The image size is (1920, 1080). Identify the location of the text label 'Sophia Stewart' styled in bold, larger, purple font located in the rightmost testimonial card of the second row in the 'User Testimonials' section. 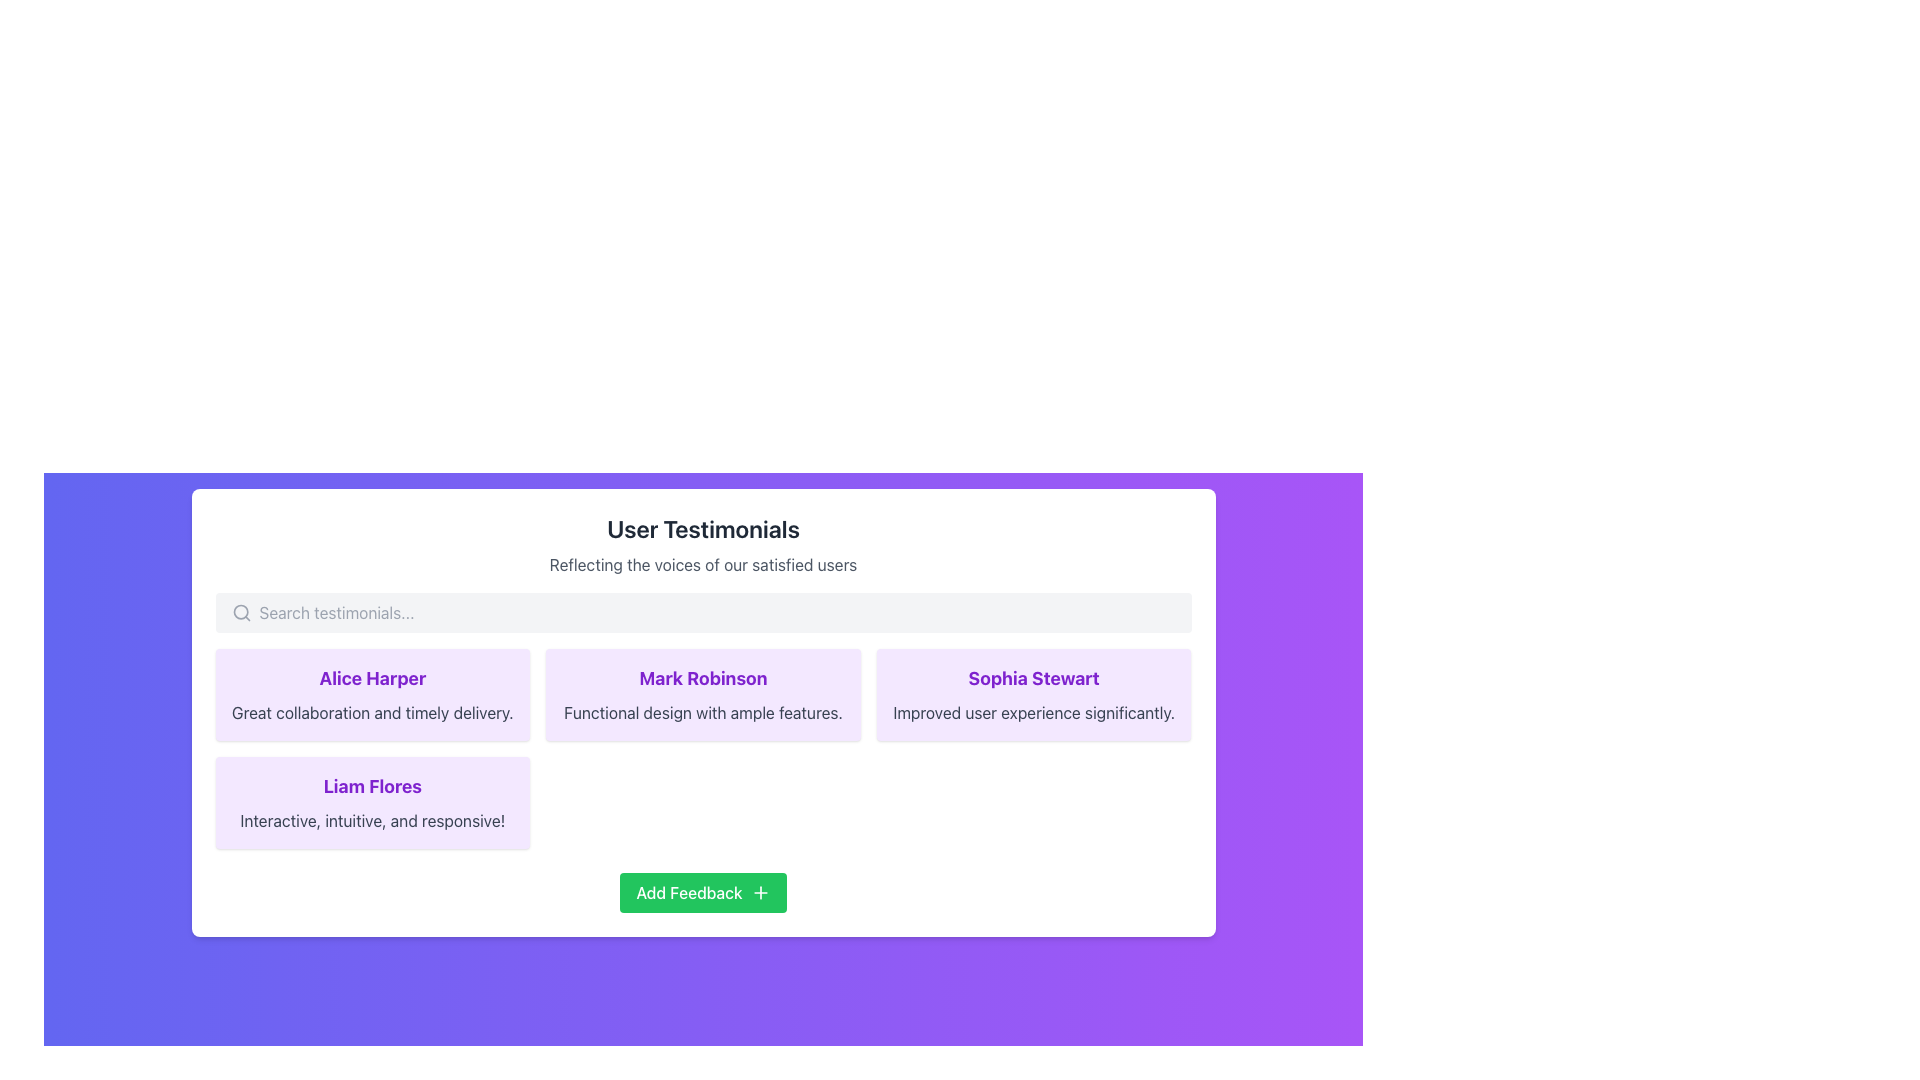
(1034, 677).